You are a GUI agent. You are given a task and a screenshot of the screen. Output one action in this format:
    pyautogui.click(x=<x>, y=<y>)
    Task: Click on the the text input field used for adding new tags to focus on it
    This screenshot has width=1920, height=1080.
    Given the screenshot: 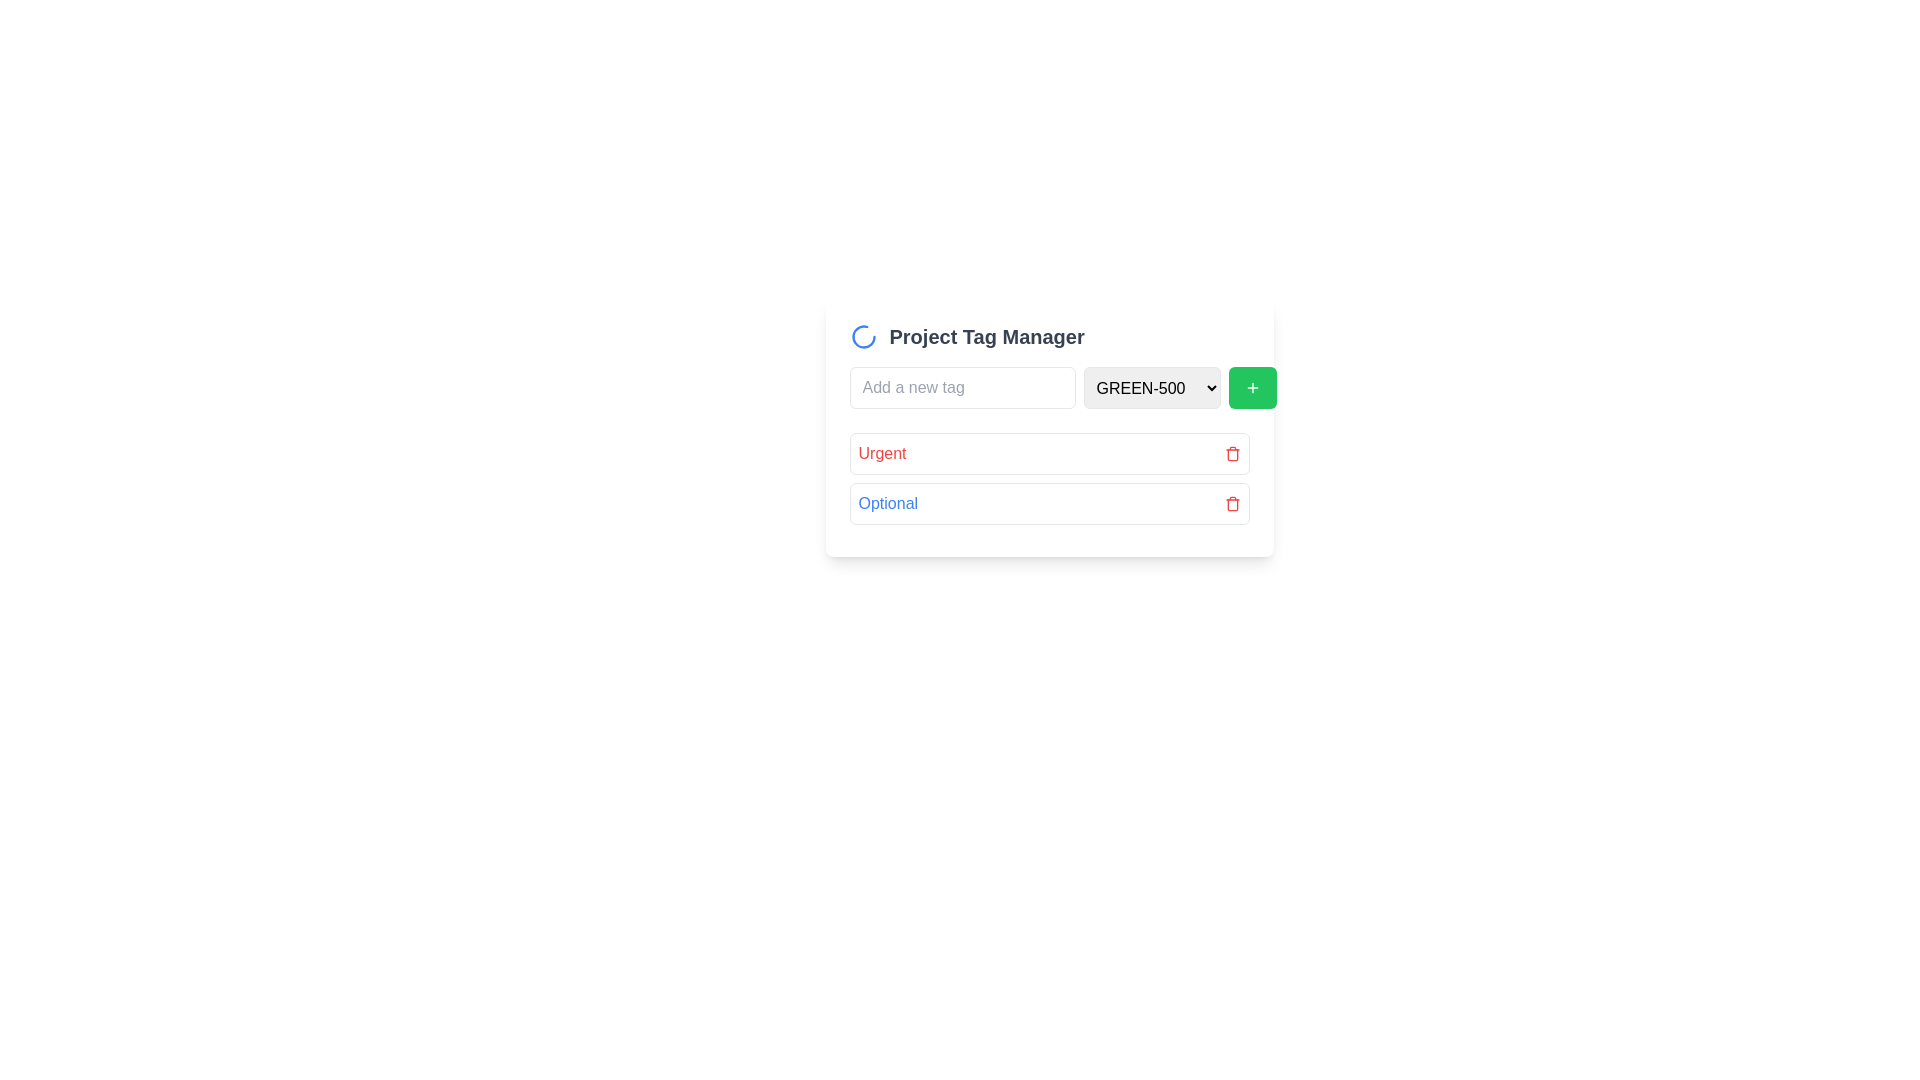 What is the action you would take?
    pyautogui.click(x=962, y=388)
    